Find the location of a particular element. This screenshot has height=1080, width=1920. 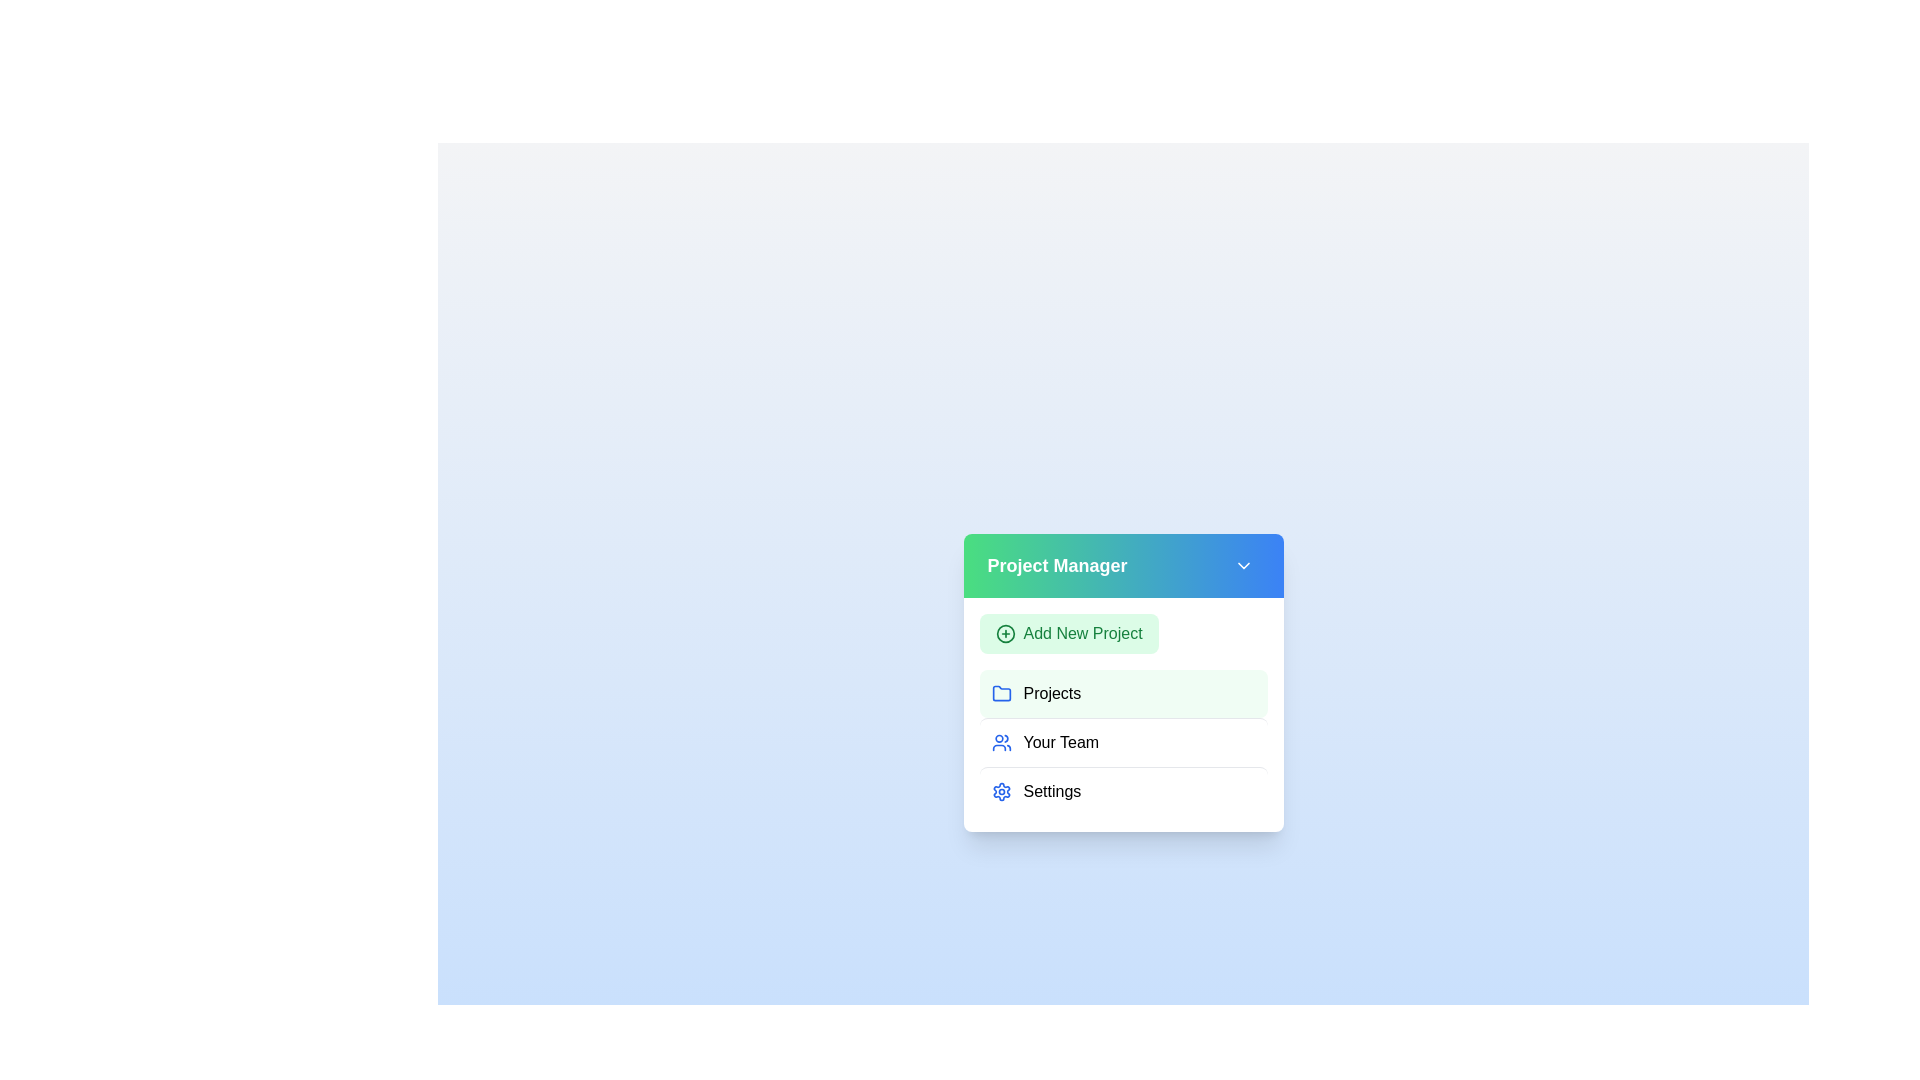

the menu item Your Team by clicking on it is located at coordinates (1123, 742).